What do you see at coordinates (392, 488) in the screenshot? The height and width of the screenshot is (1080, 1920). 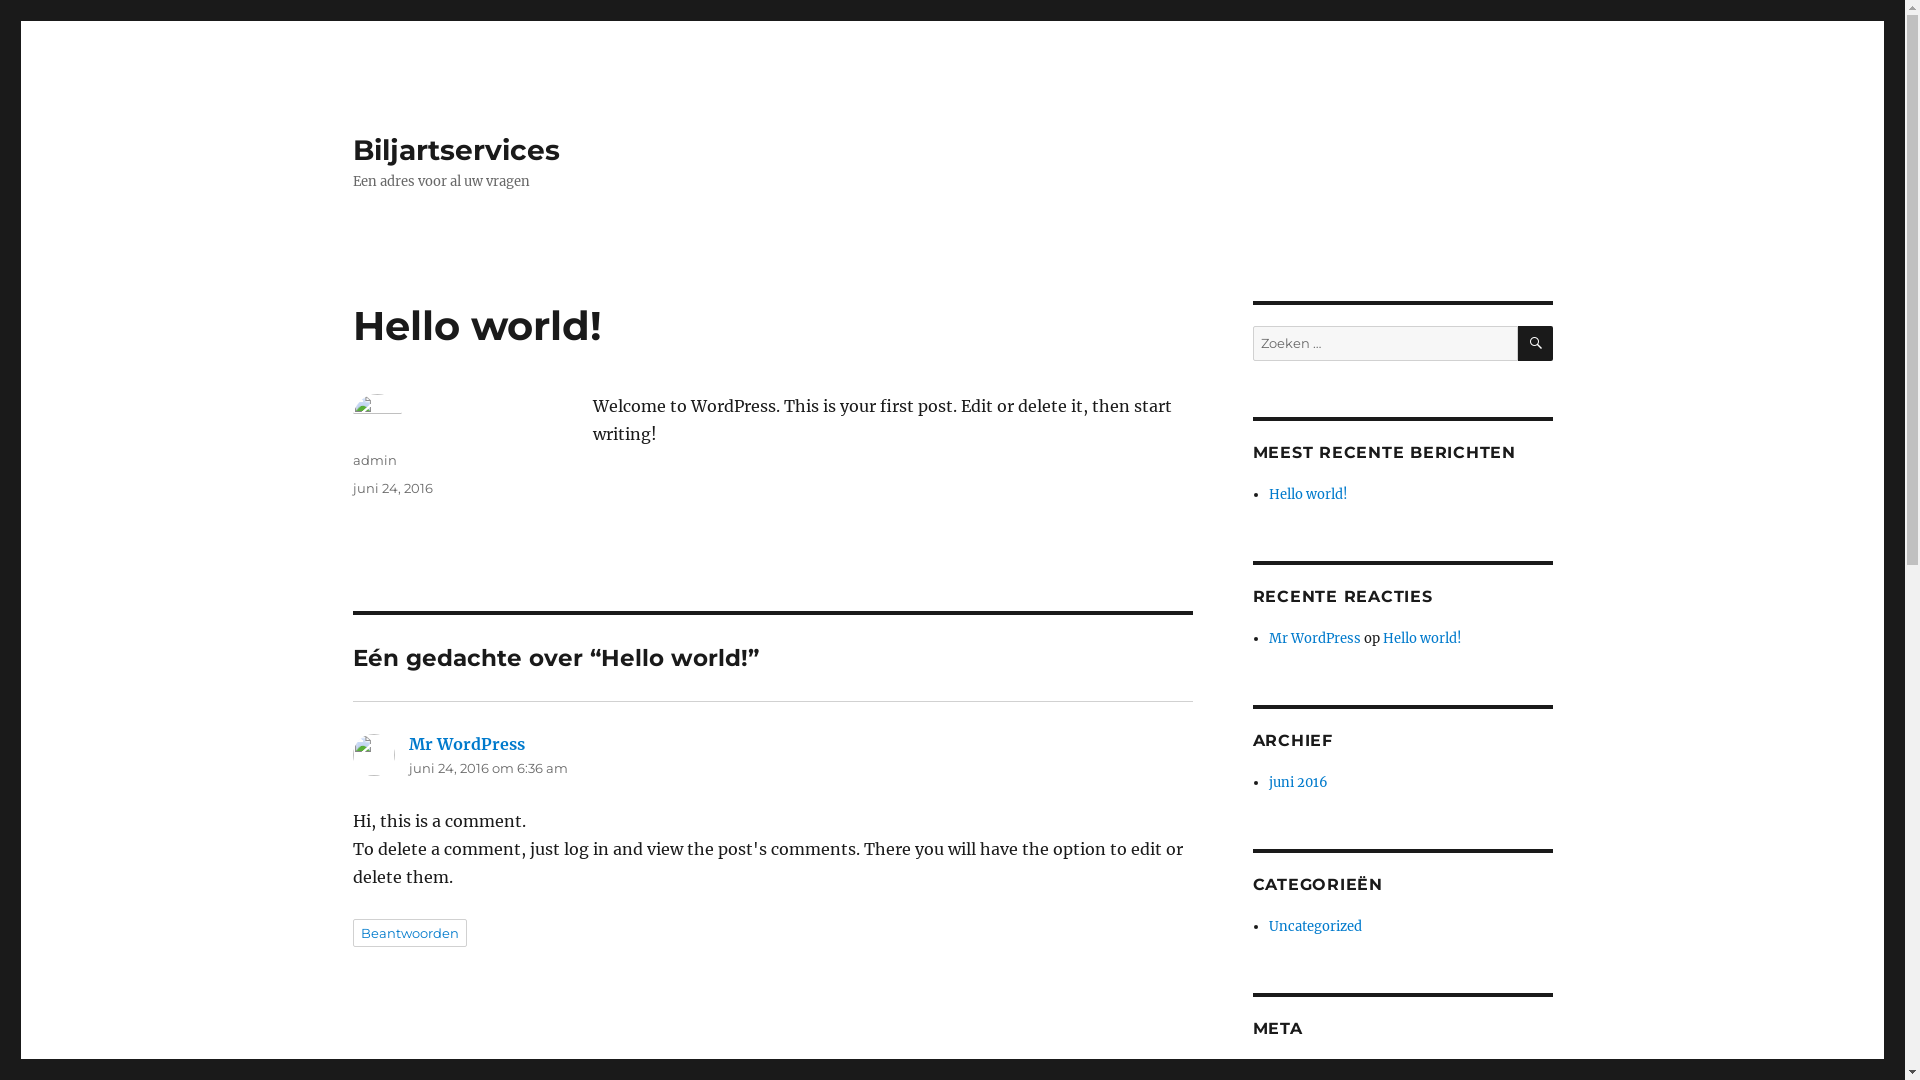 I see `'juni 24, 2016'` at bounding box center [392, 488].